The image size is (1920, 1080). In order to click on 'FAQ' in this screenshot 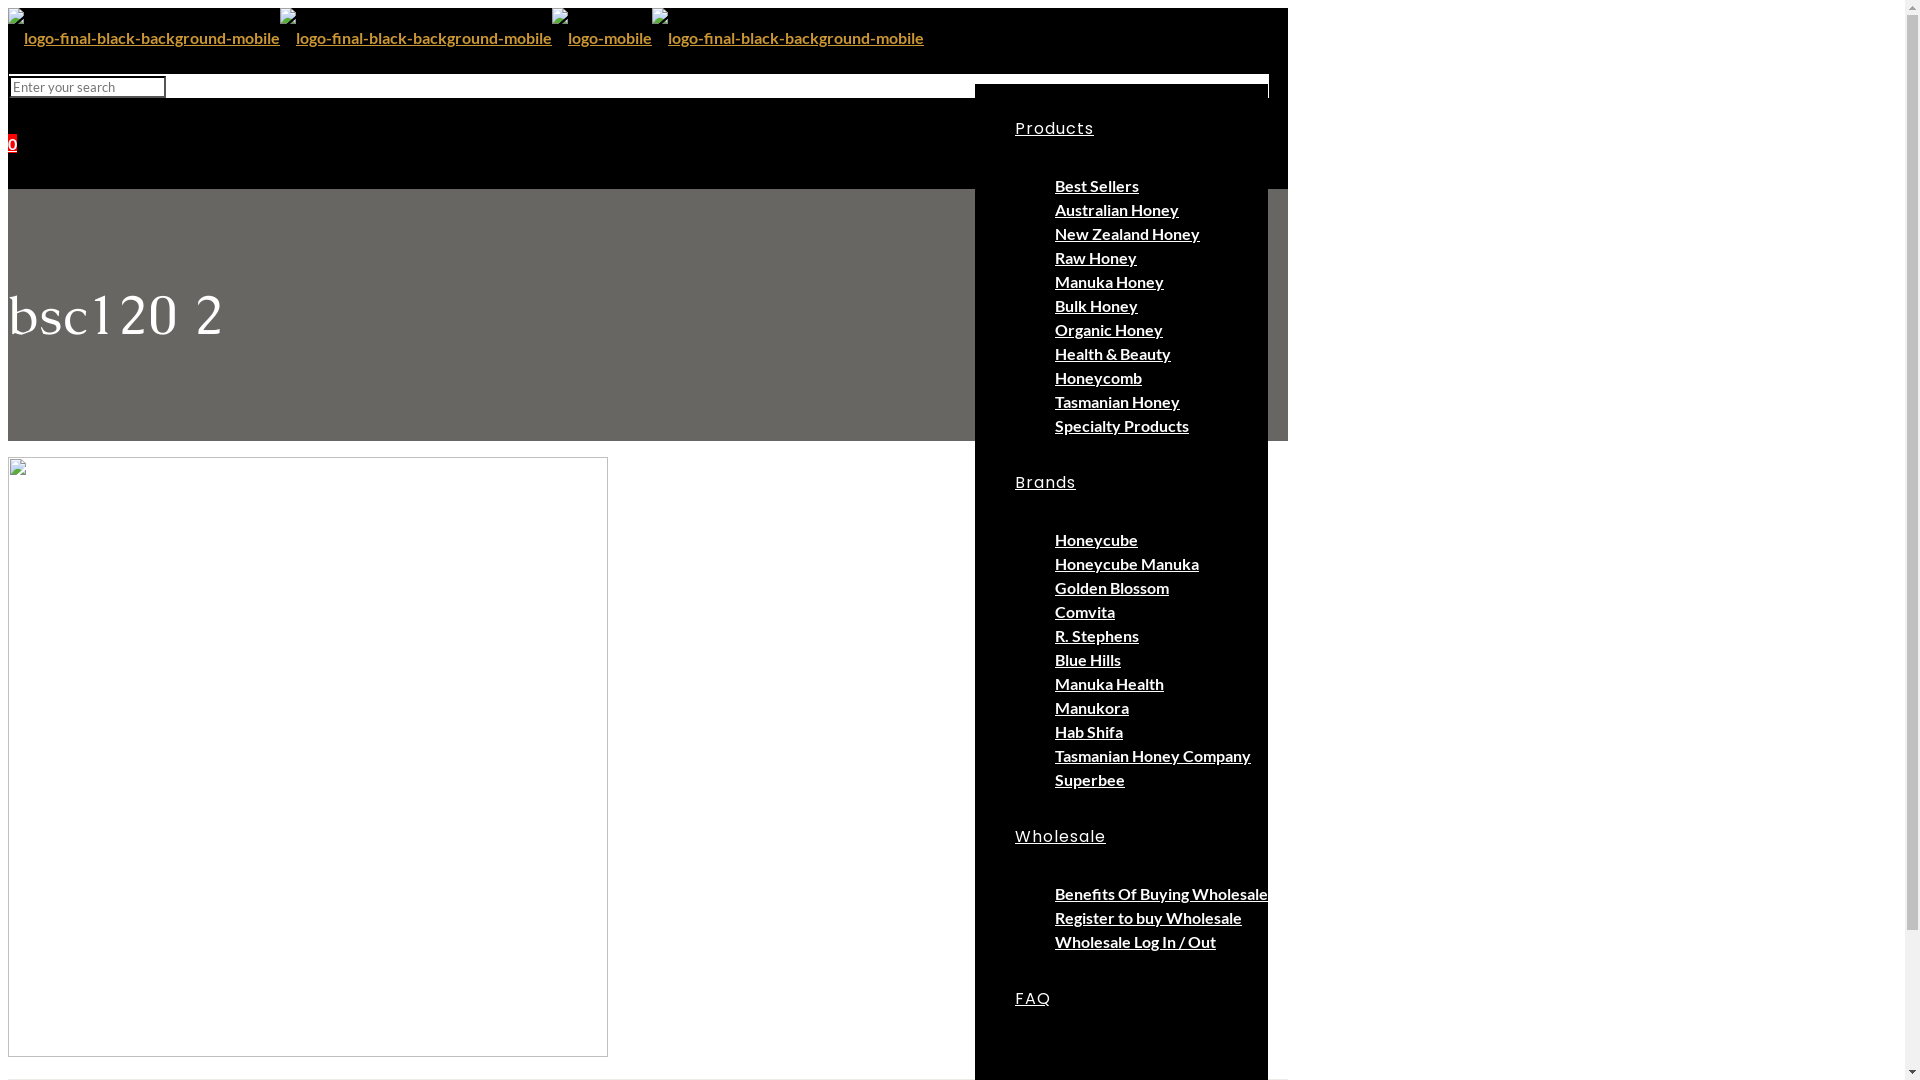, I will do `click(1032, 998)`.